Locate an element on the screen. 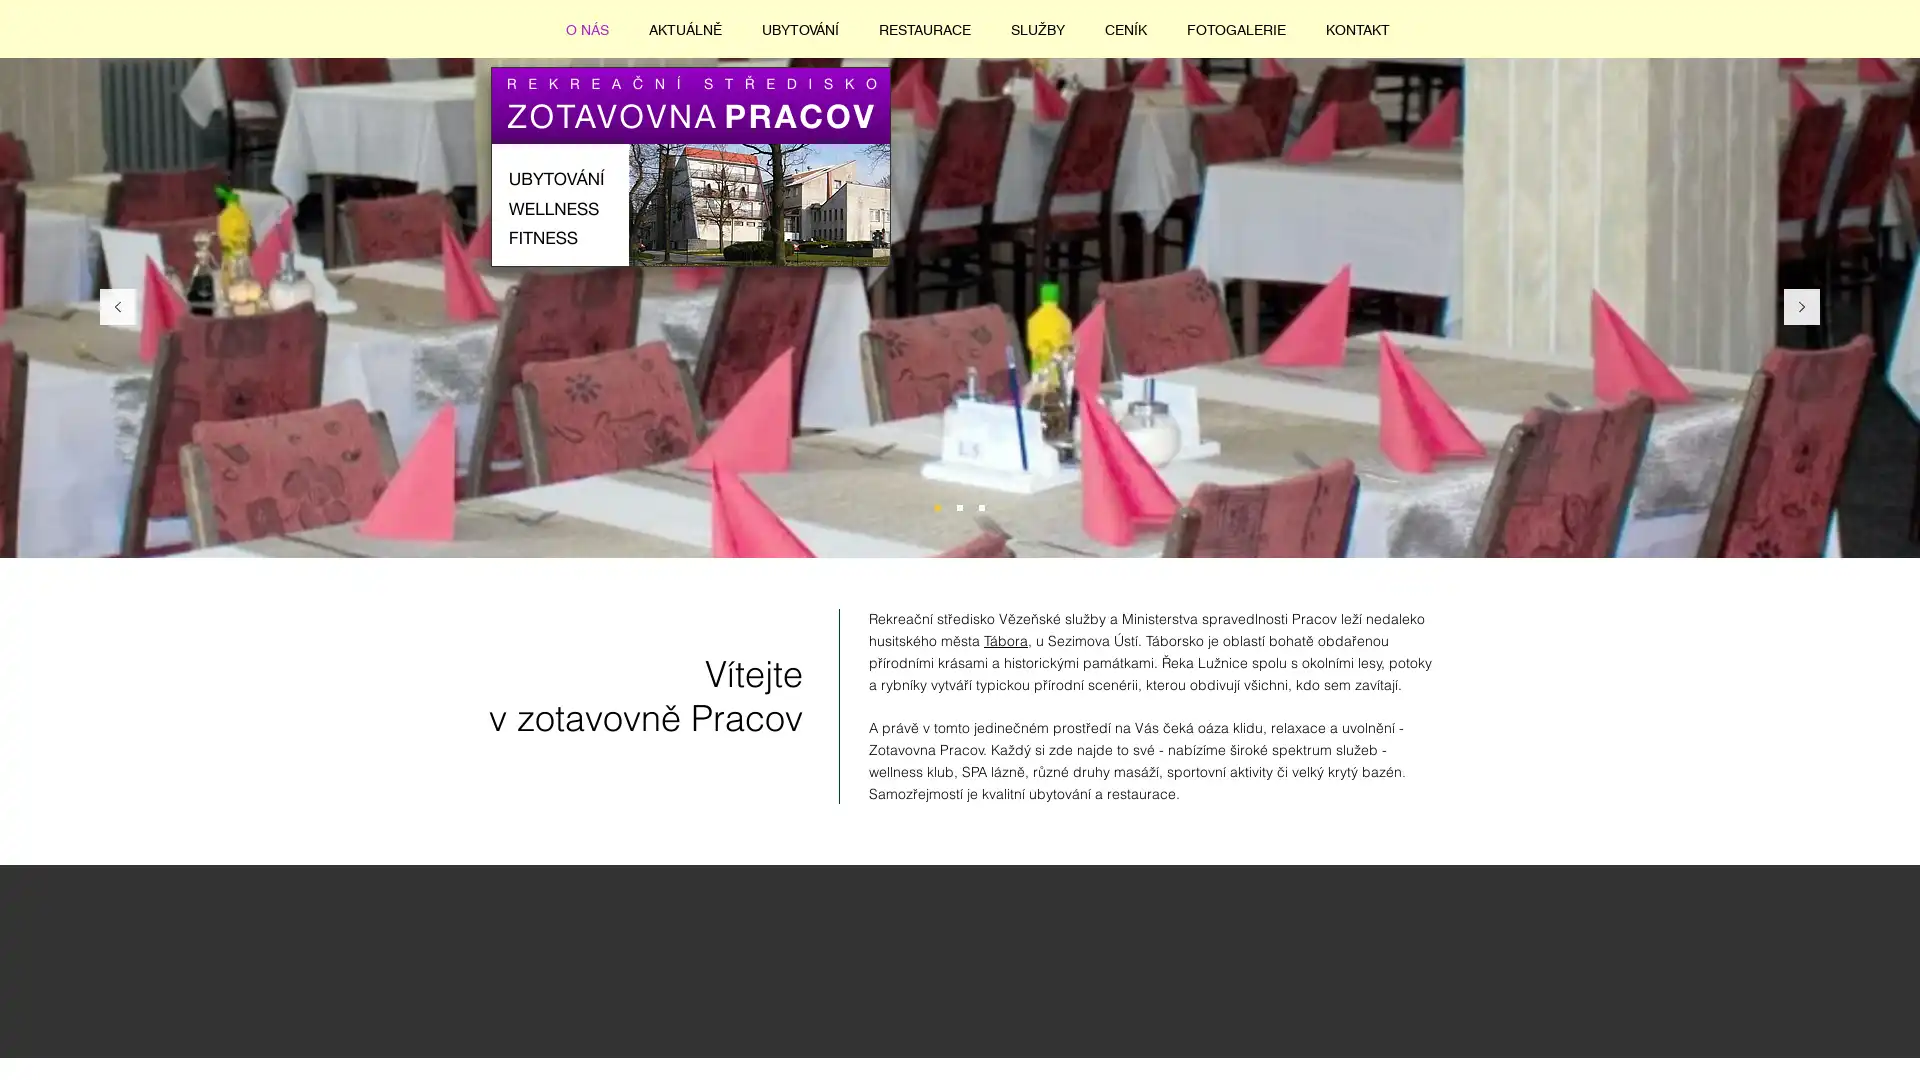 The image size is (1920, 1080). Dalsi is located at coordinates (1801, 307).